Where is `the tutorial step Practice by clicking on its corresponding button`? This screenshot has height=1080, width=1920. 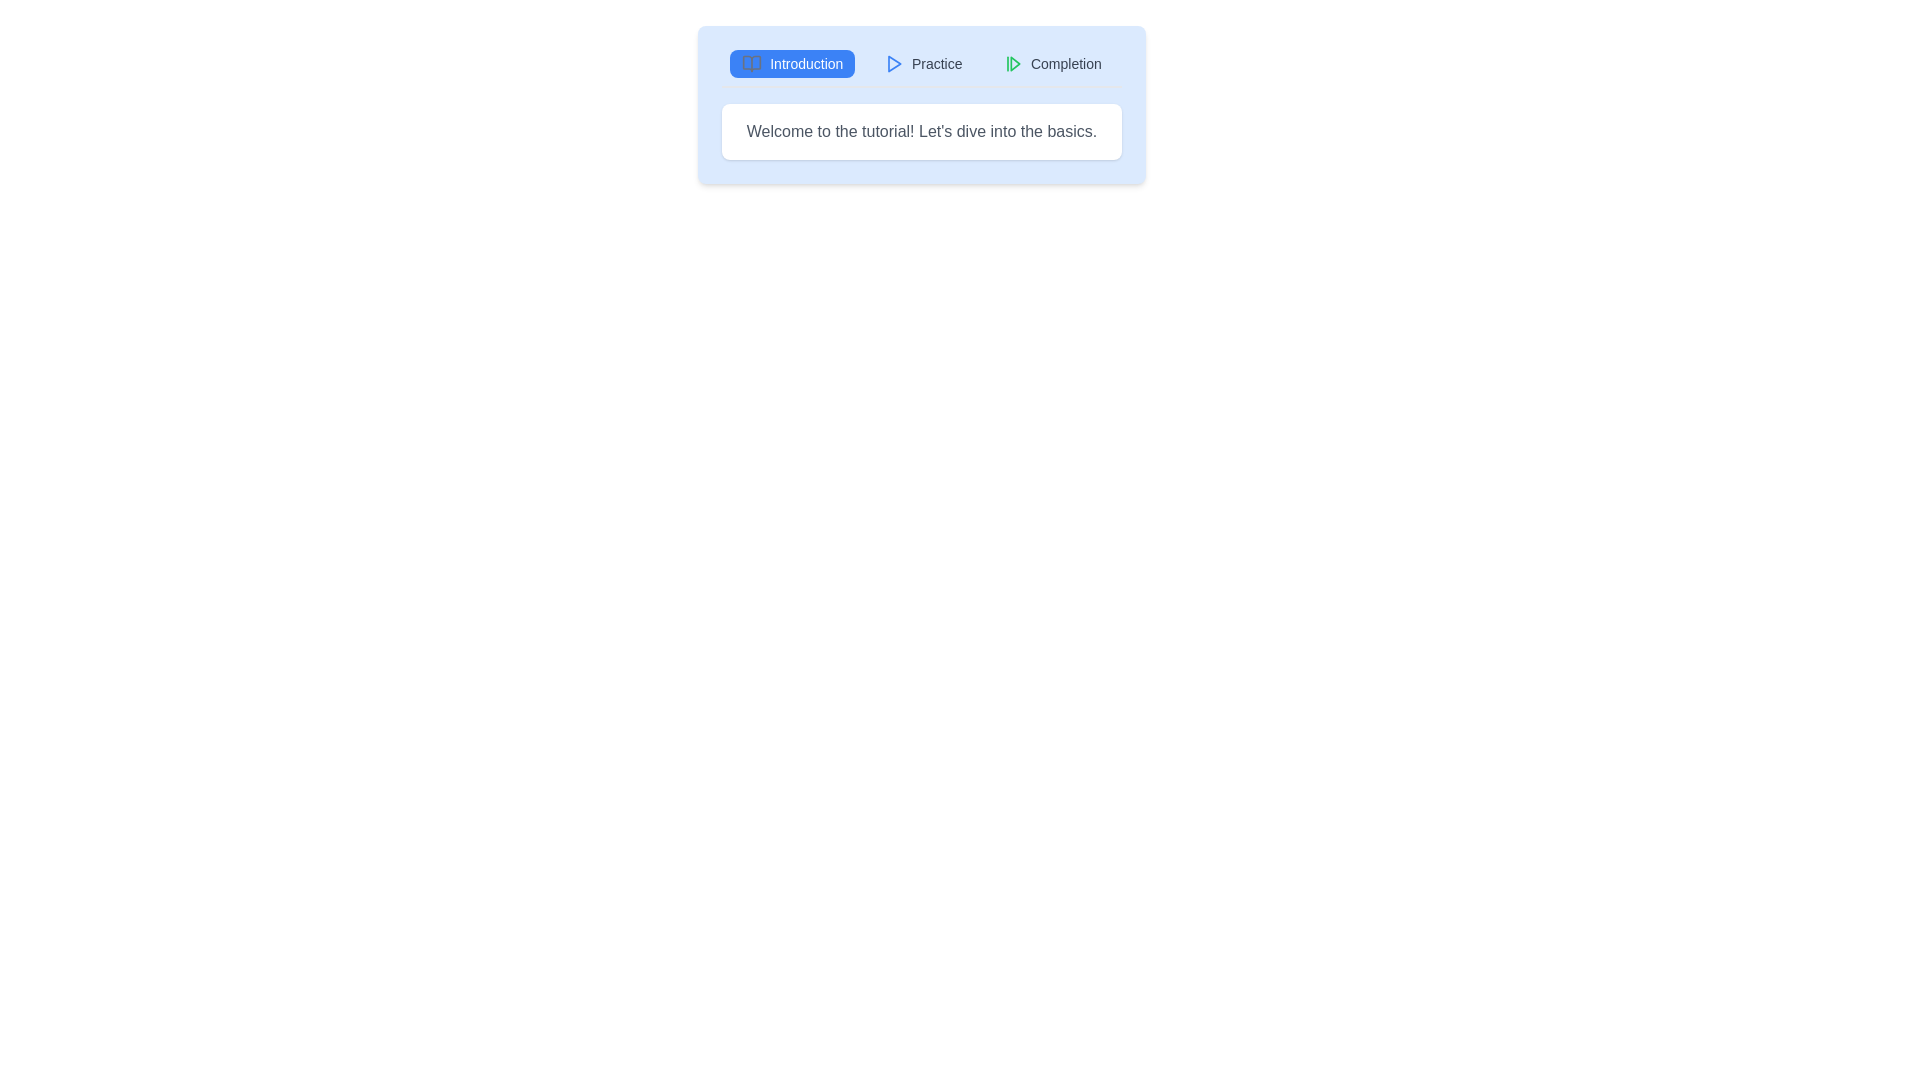 the tutorial step Practice by clicking on its corresponding button is located at coordinates (922, 63).